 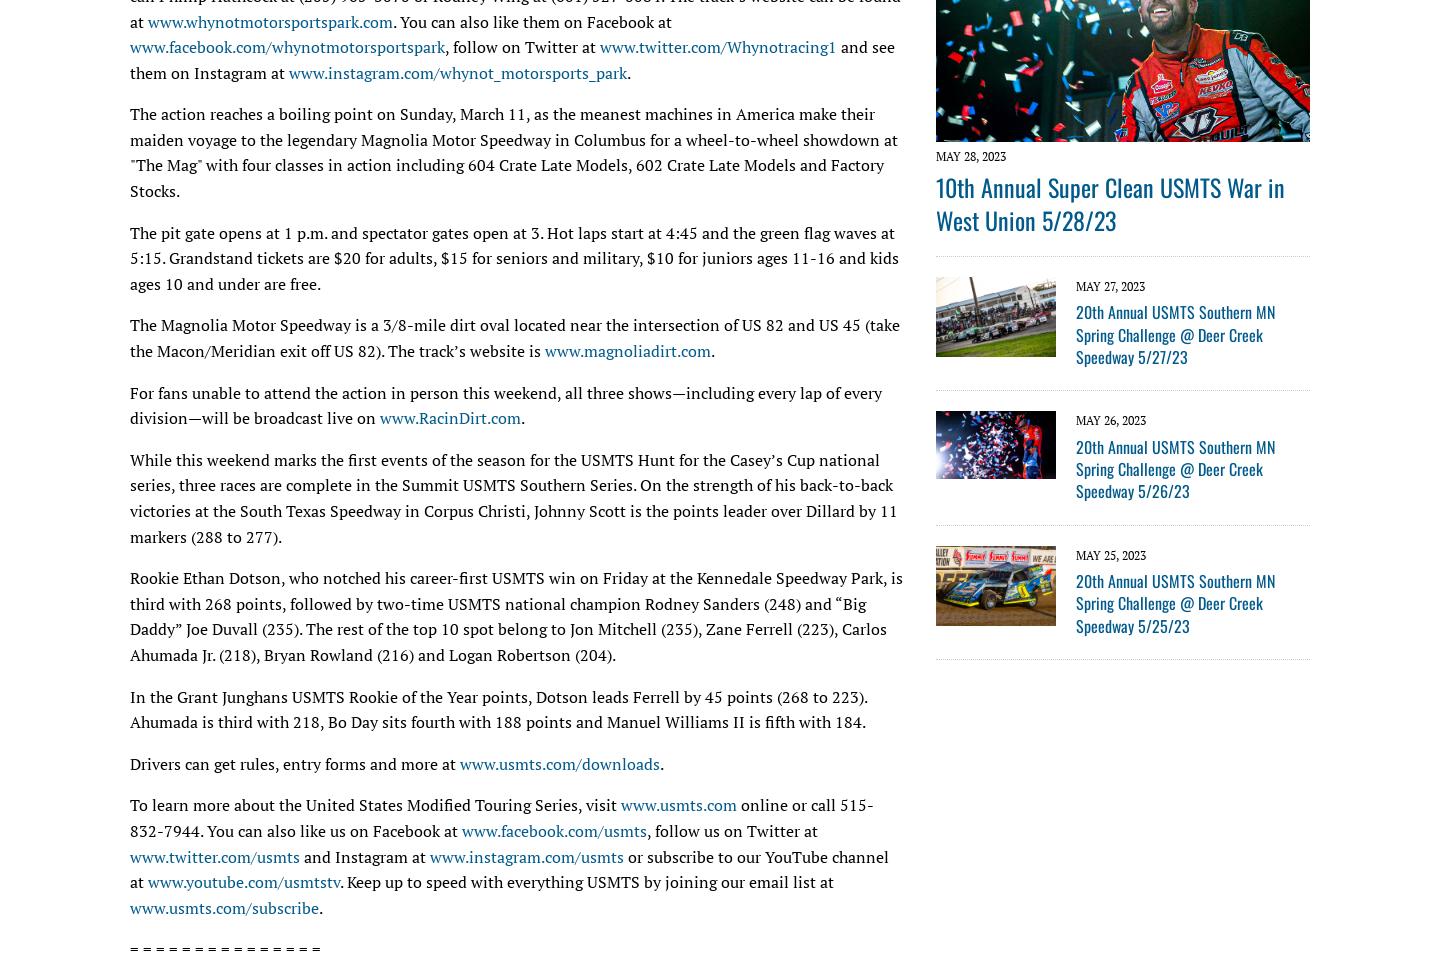 What do you see at coordinates (513, 336) in the screenshot?
I see `'The Magnolia Motor Speedway is a 3/8-mile dirt oval located near the intersection of US 82 and US 45 (take the Macon/Meridian exit off US 82). The track’s website is'` at bounding box center [513, 336].